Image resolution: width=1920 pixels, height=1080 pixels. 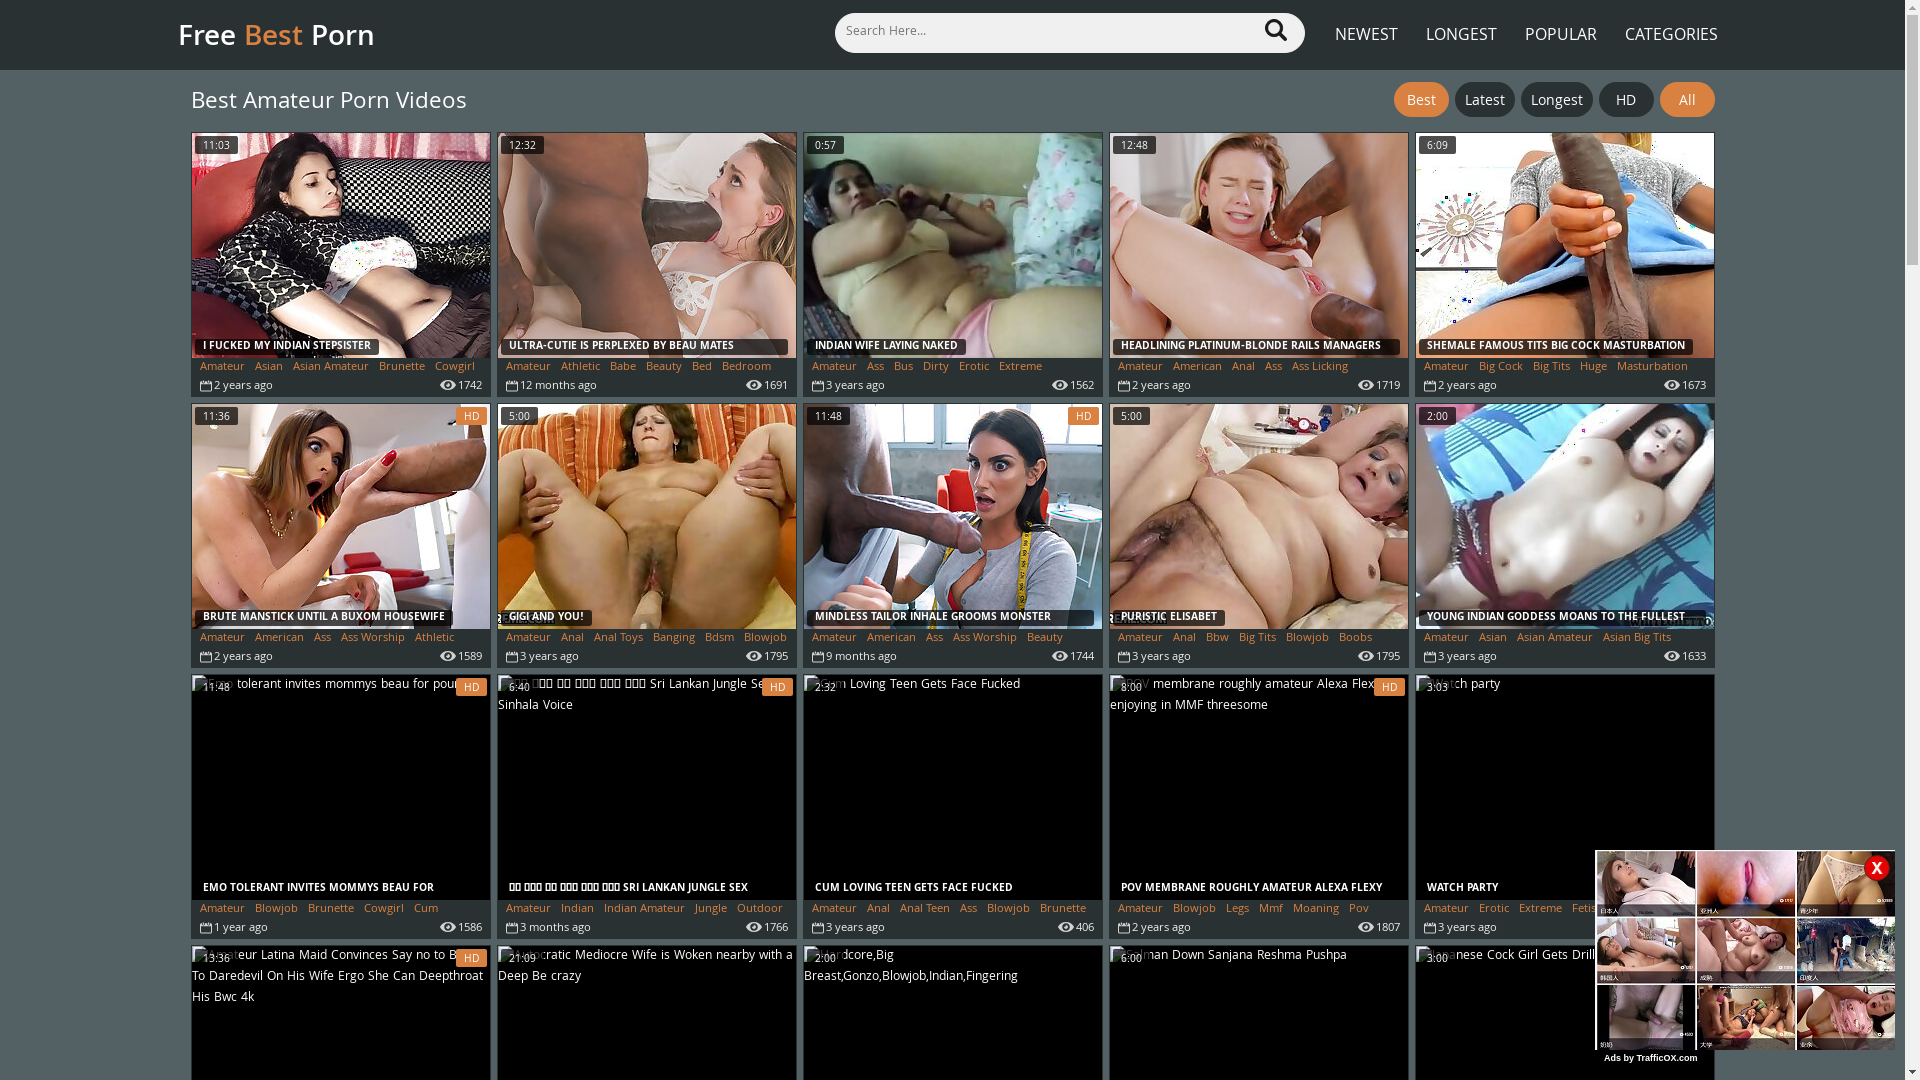 I want to click on 'Fetish', so click(x=1586, y=909).